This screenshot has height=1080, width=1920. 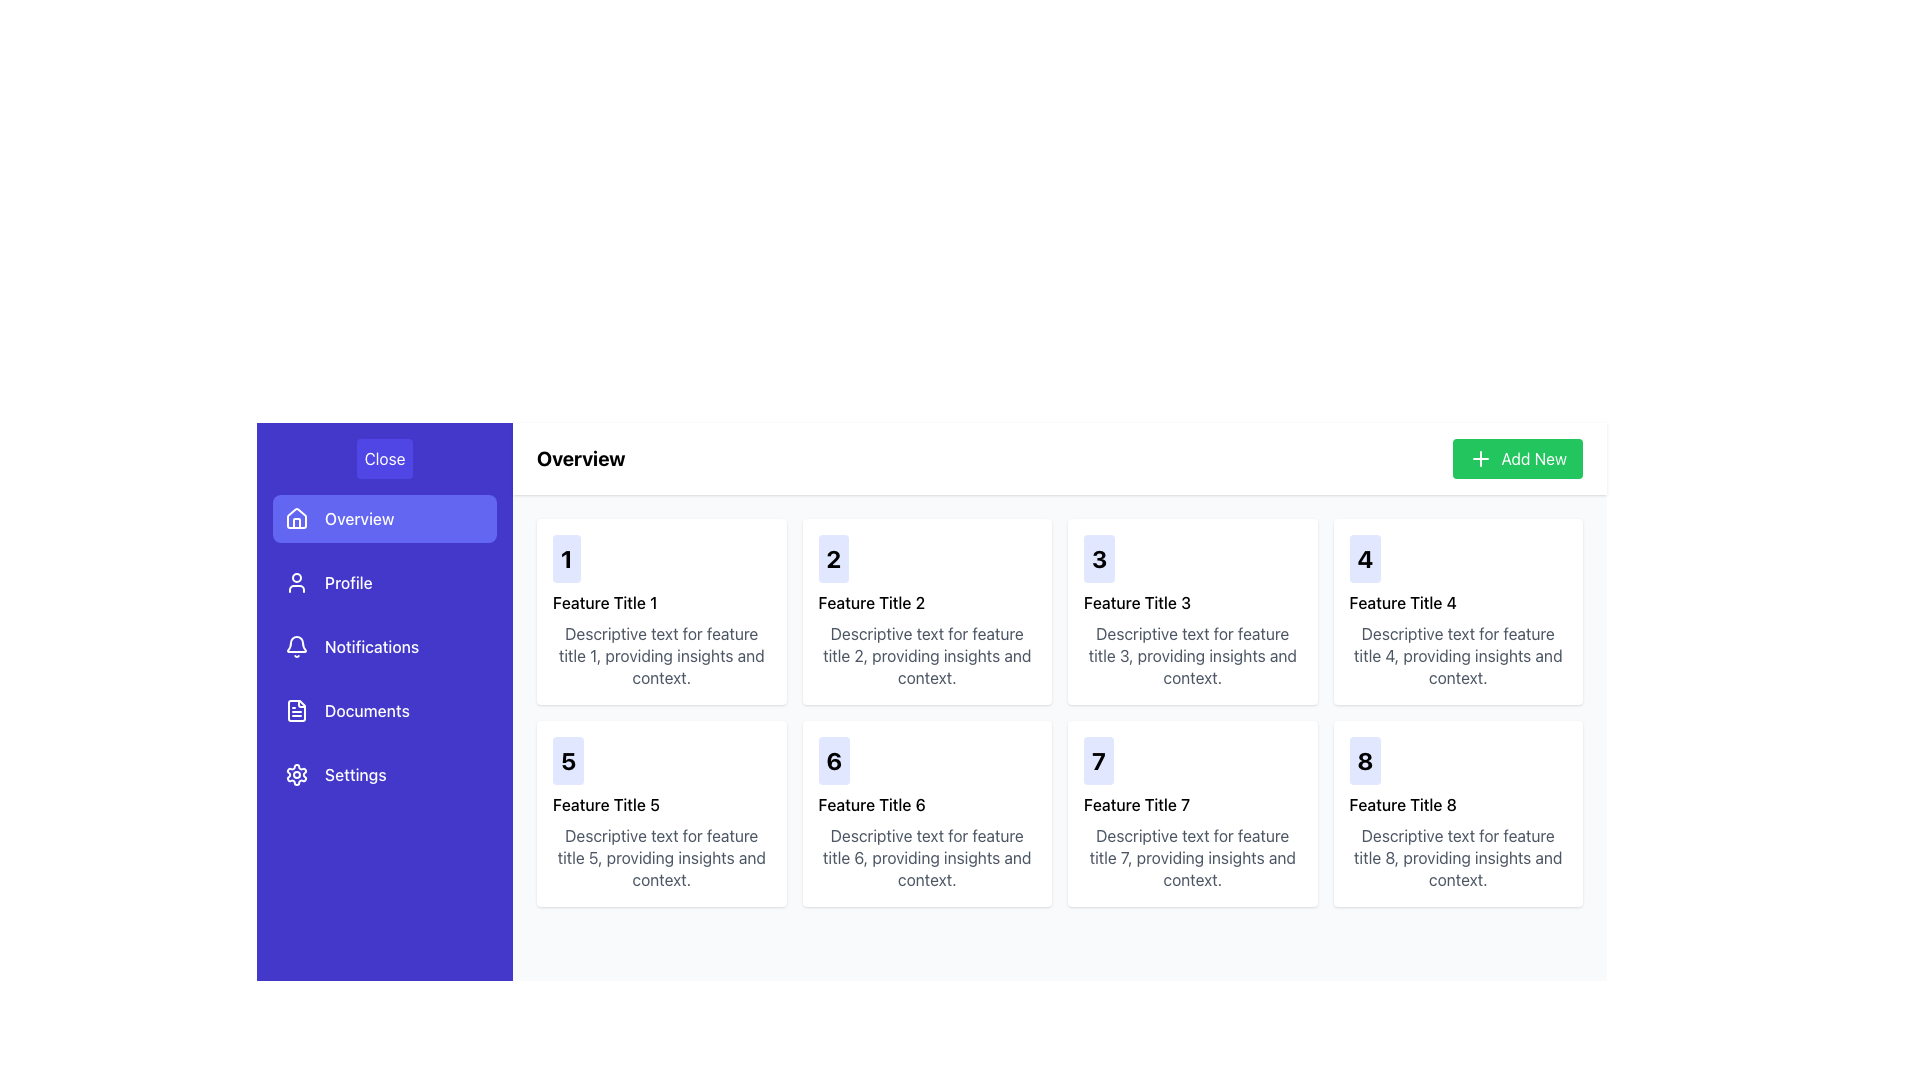 What do you see at coordinates (384, 459) in the screenshot?
I see `the button that closes the navigation menu, located at the top of the vertical navigation menu on the left side of the page, to trigger hover effects` at bounding box center [384, 459].